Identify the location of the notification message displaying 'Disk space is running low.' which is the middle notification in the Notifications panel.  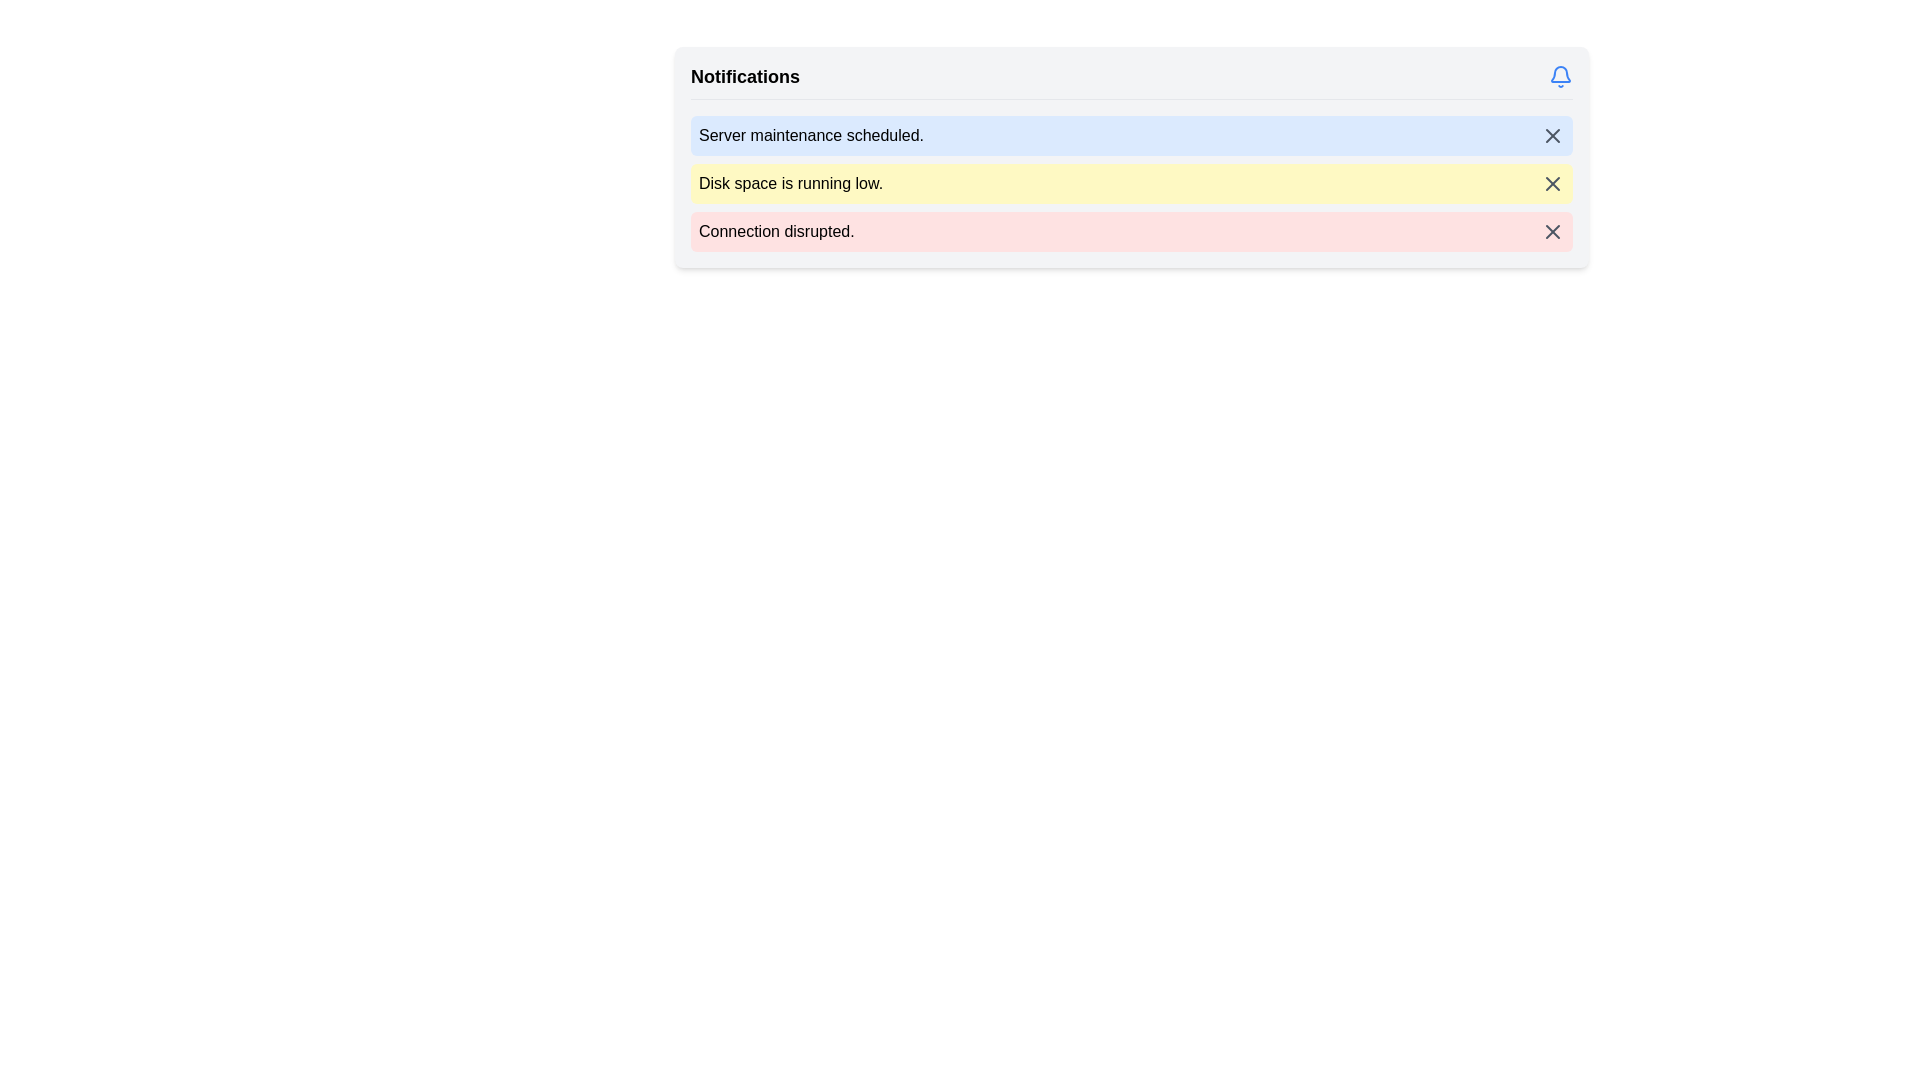
(1132, 184).